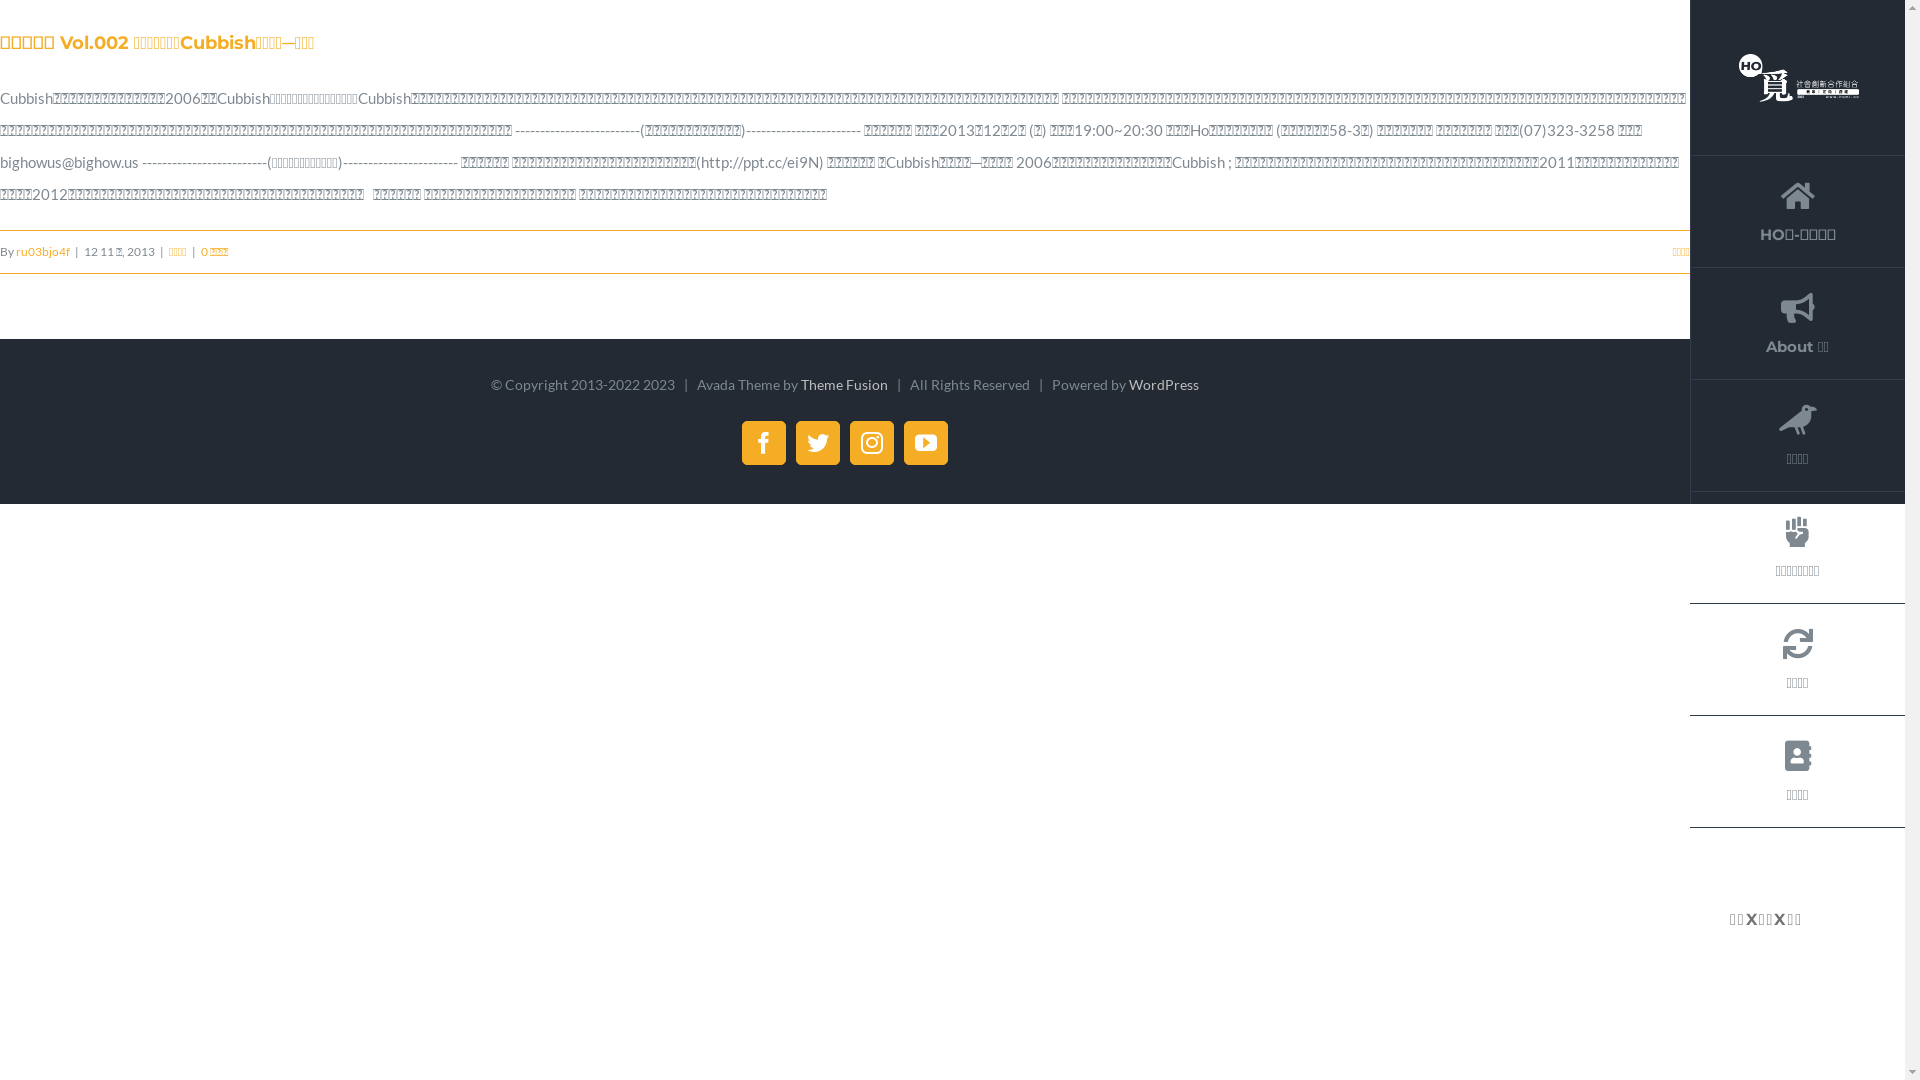 Image resolution: width=1920 pixels, height=1080 pixels. Describe the element at coordinates (43, 250) in the screenshot. I see `'ru03bjo4f'` at that location.